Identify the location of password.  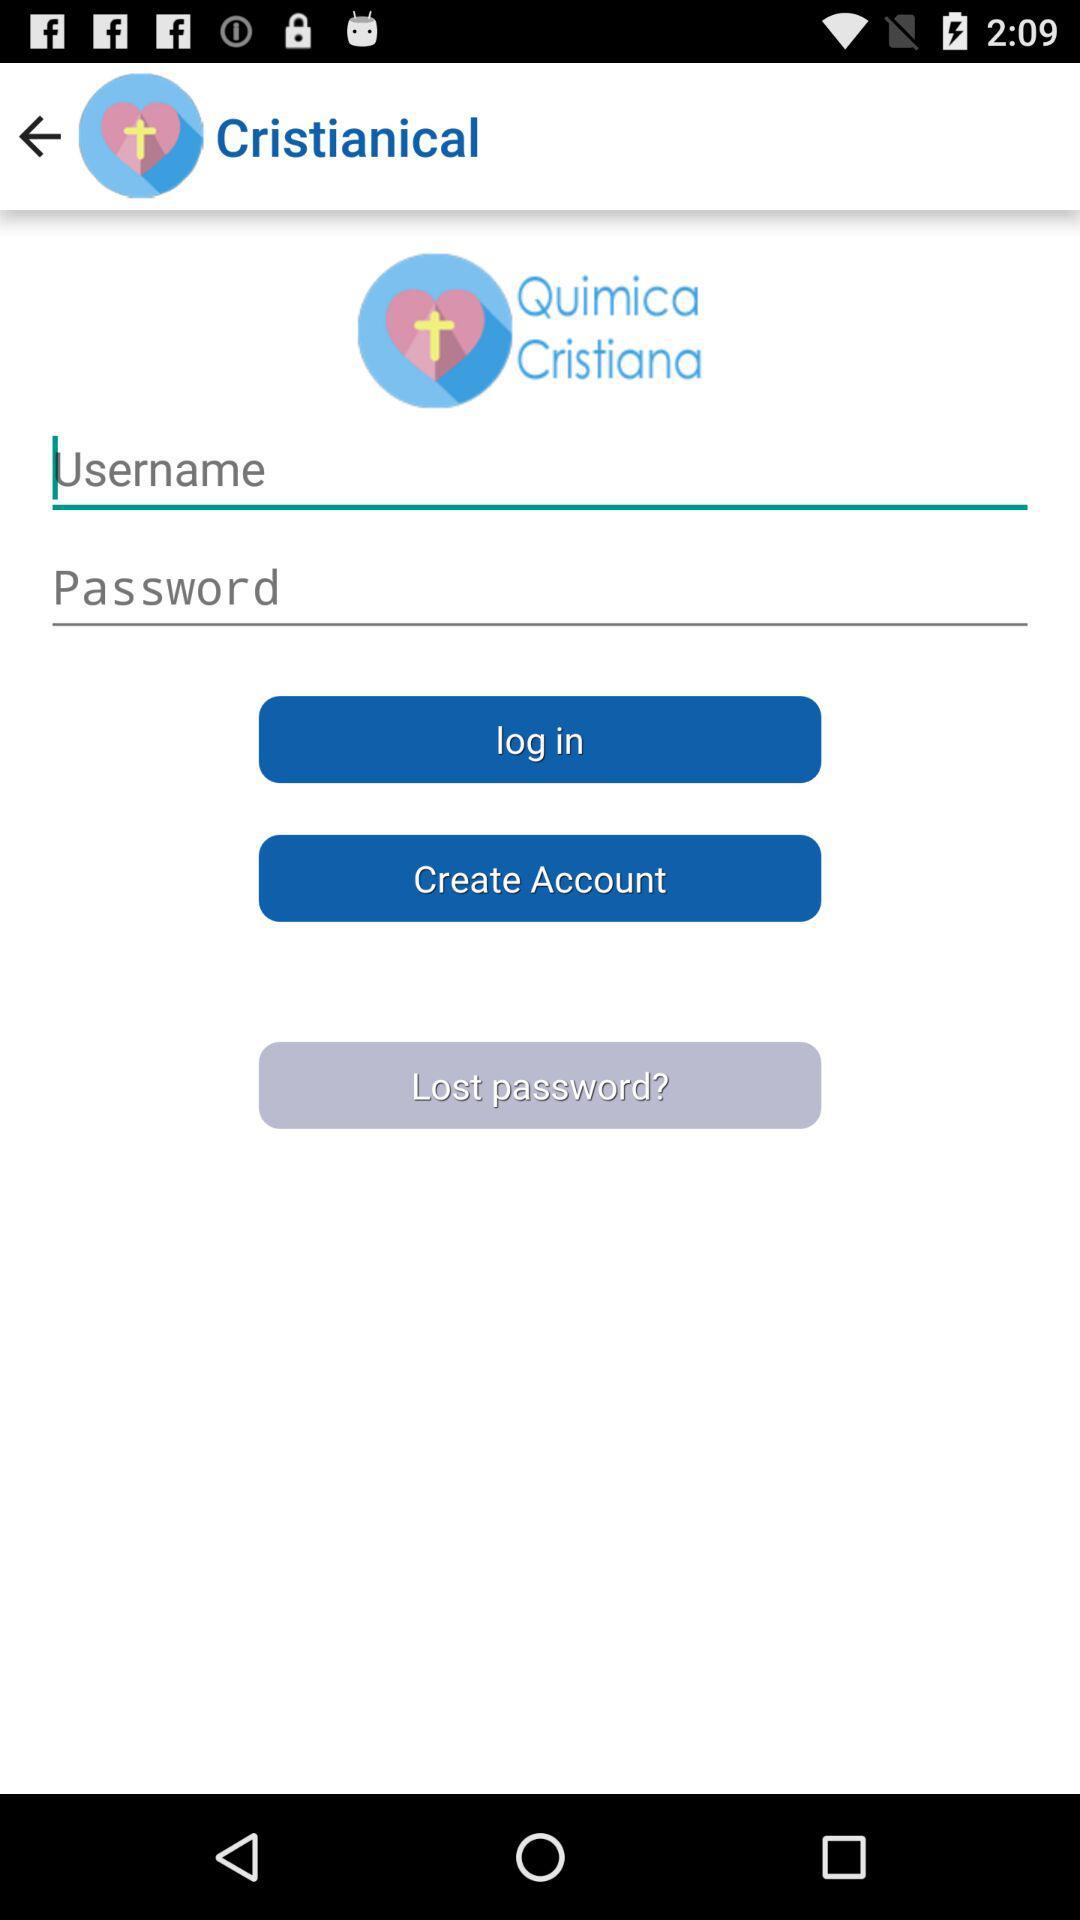
(540, 586).